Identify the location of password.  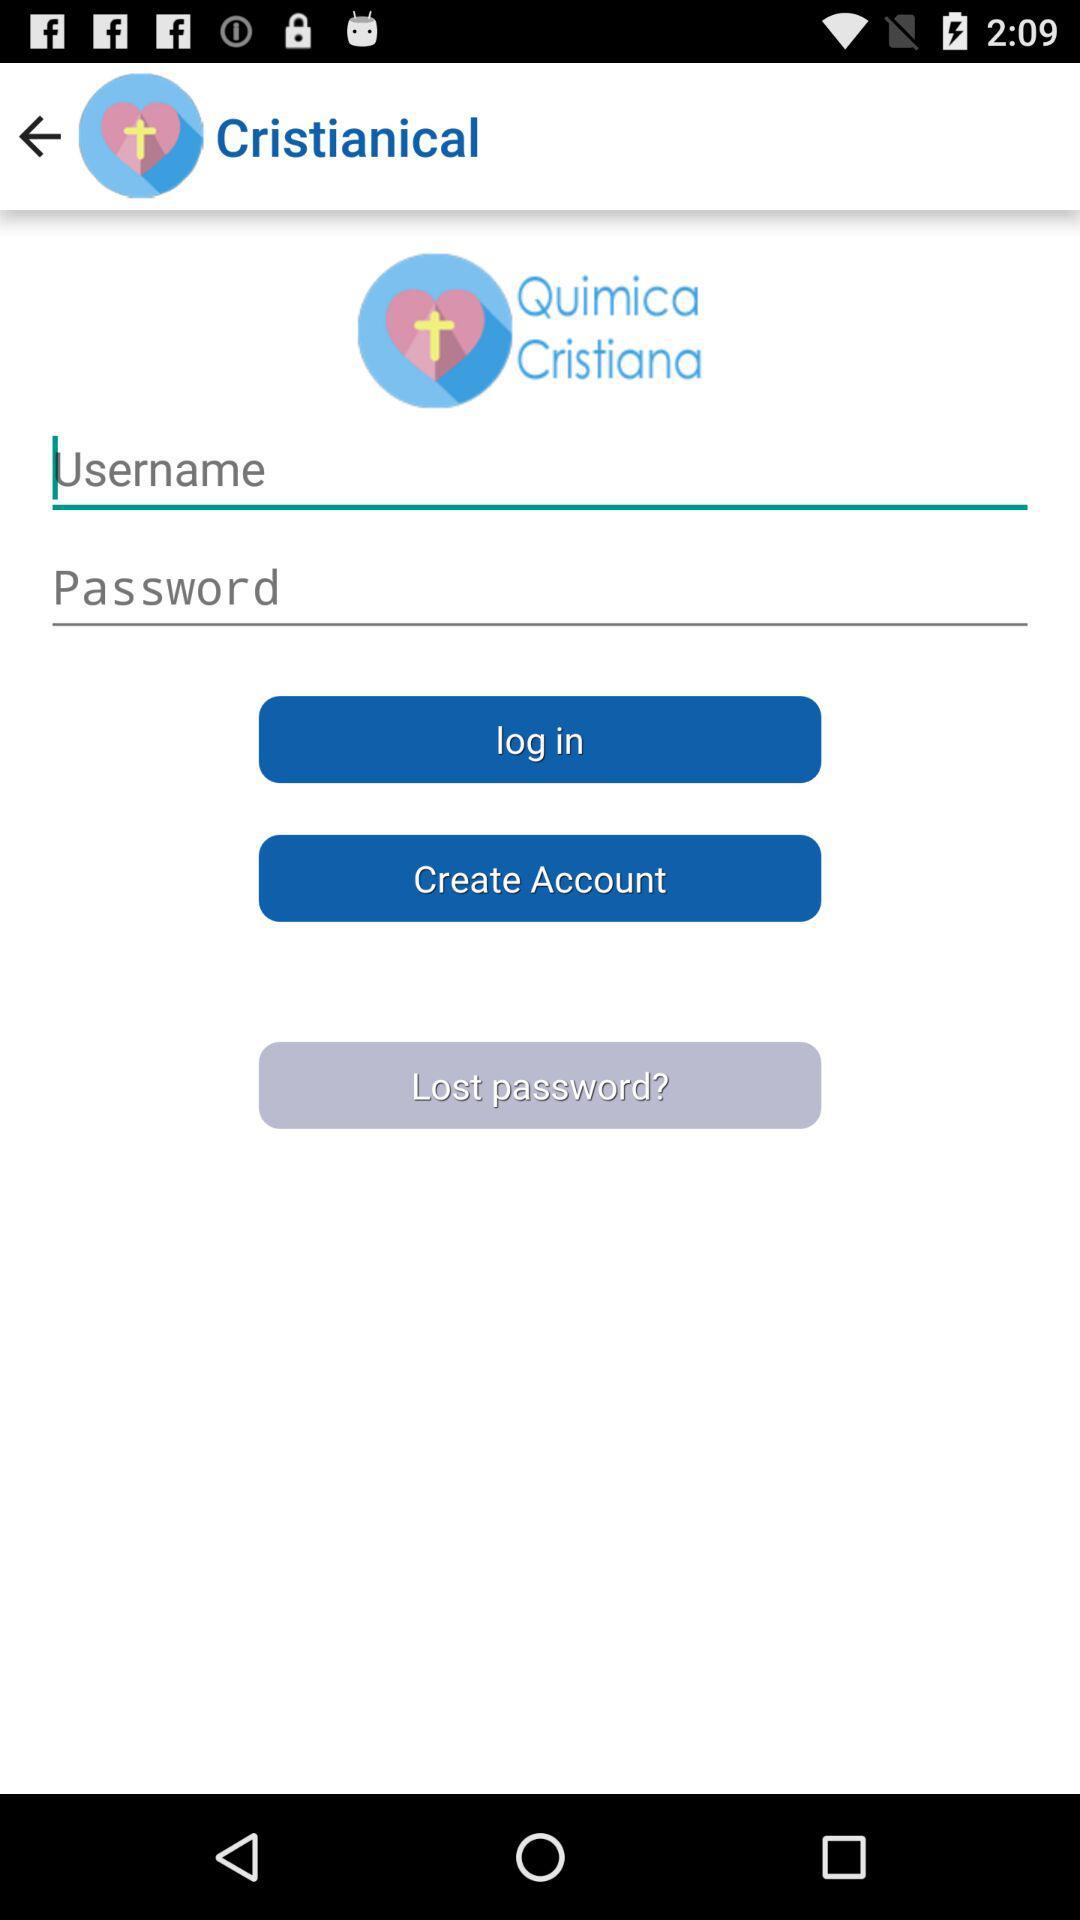
(540, 586).